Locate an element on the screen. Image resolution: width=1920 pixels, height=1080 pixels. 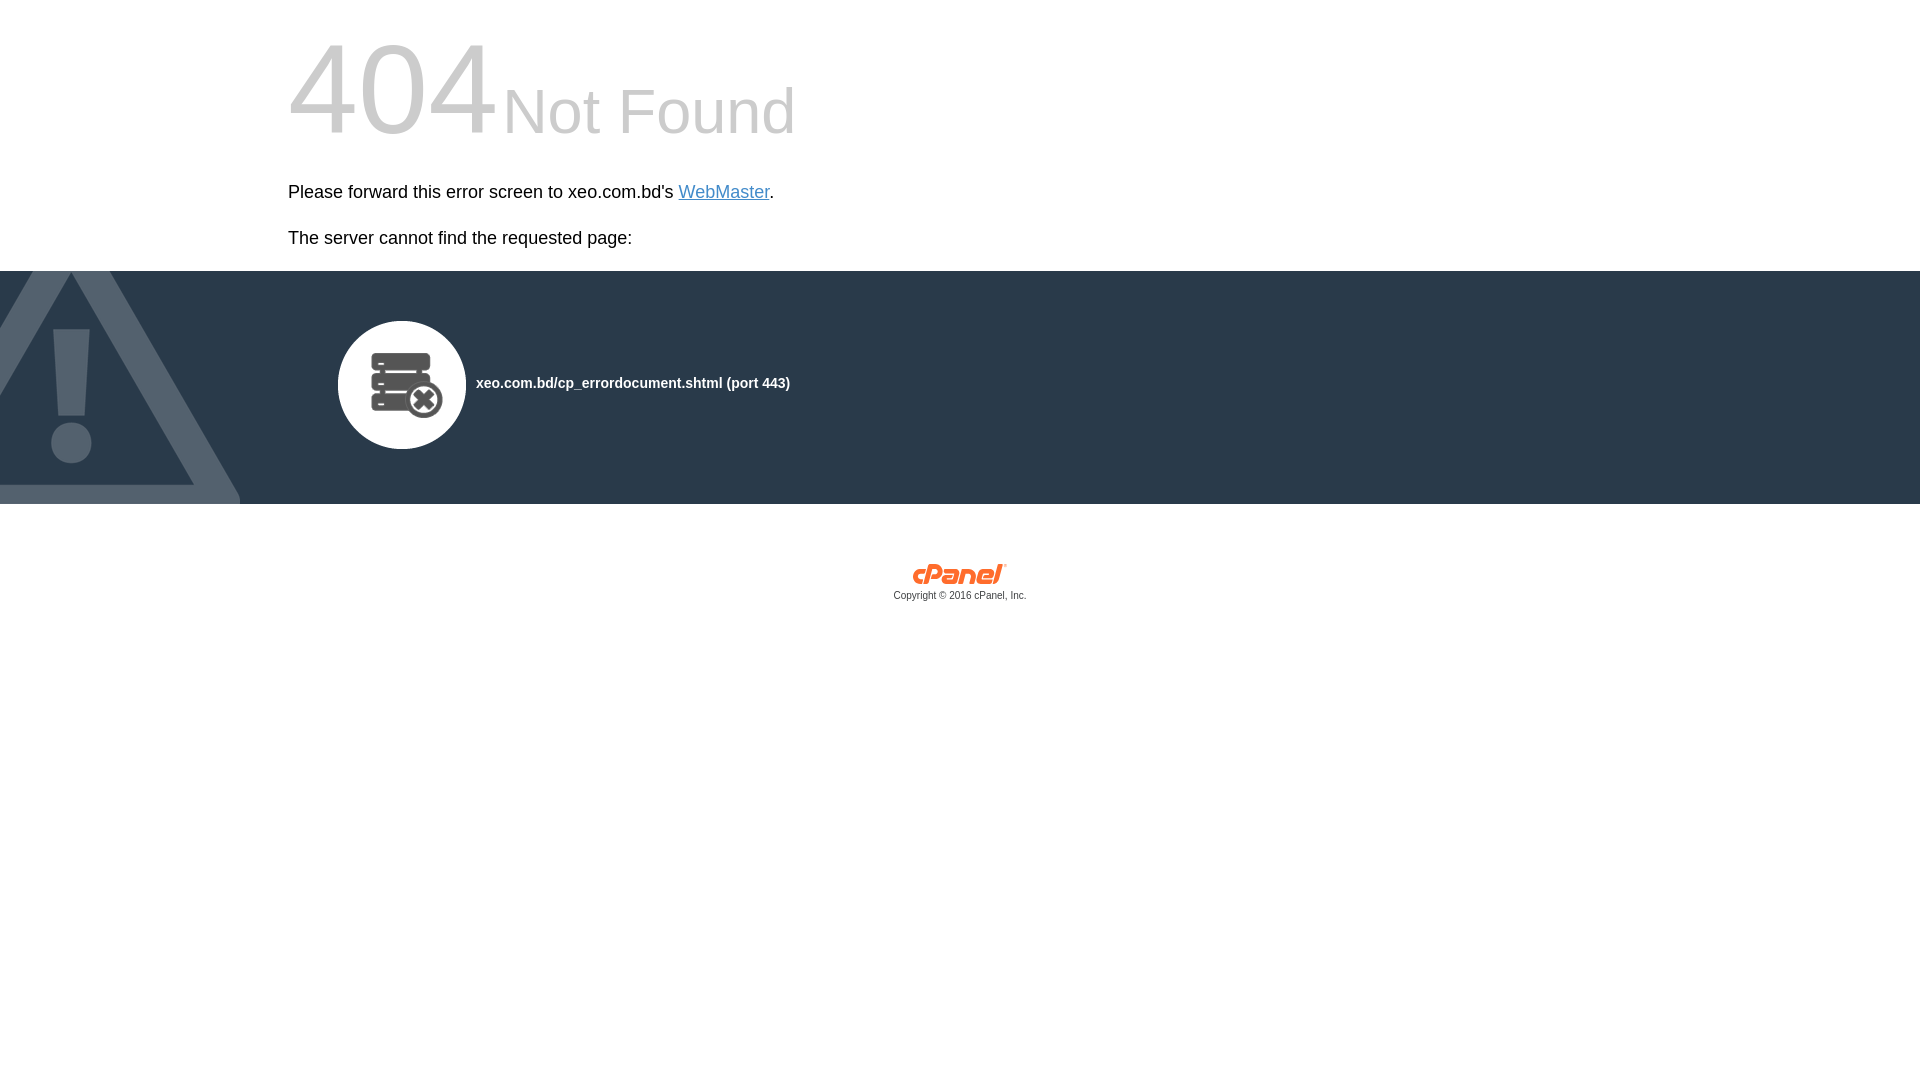
'WebMaster' is located at coordinates (723, 192).